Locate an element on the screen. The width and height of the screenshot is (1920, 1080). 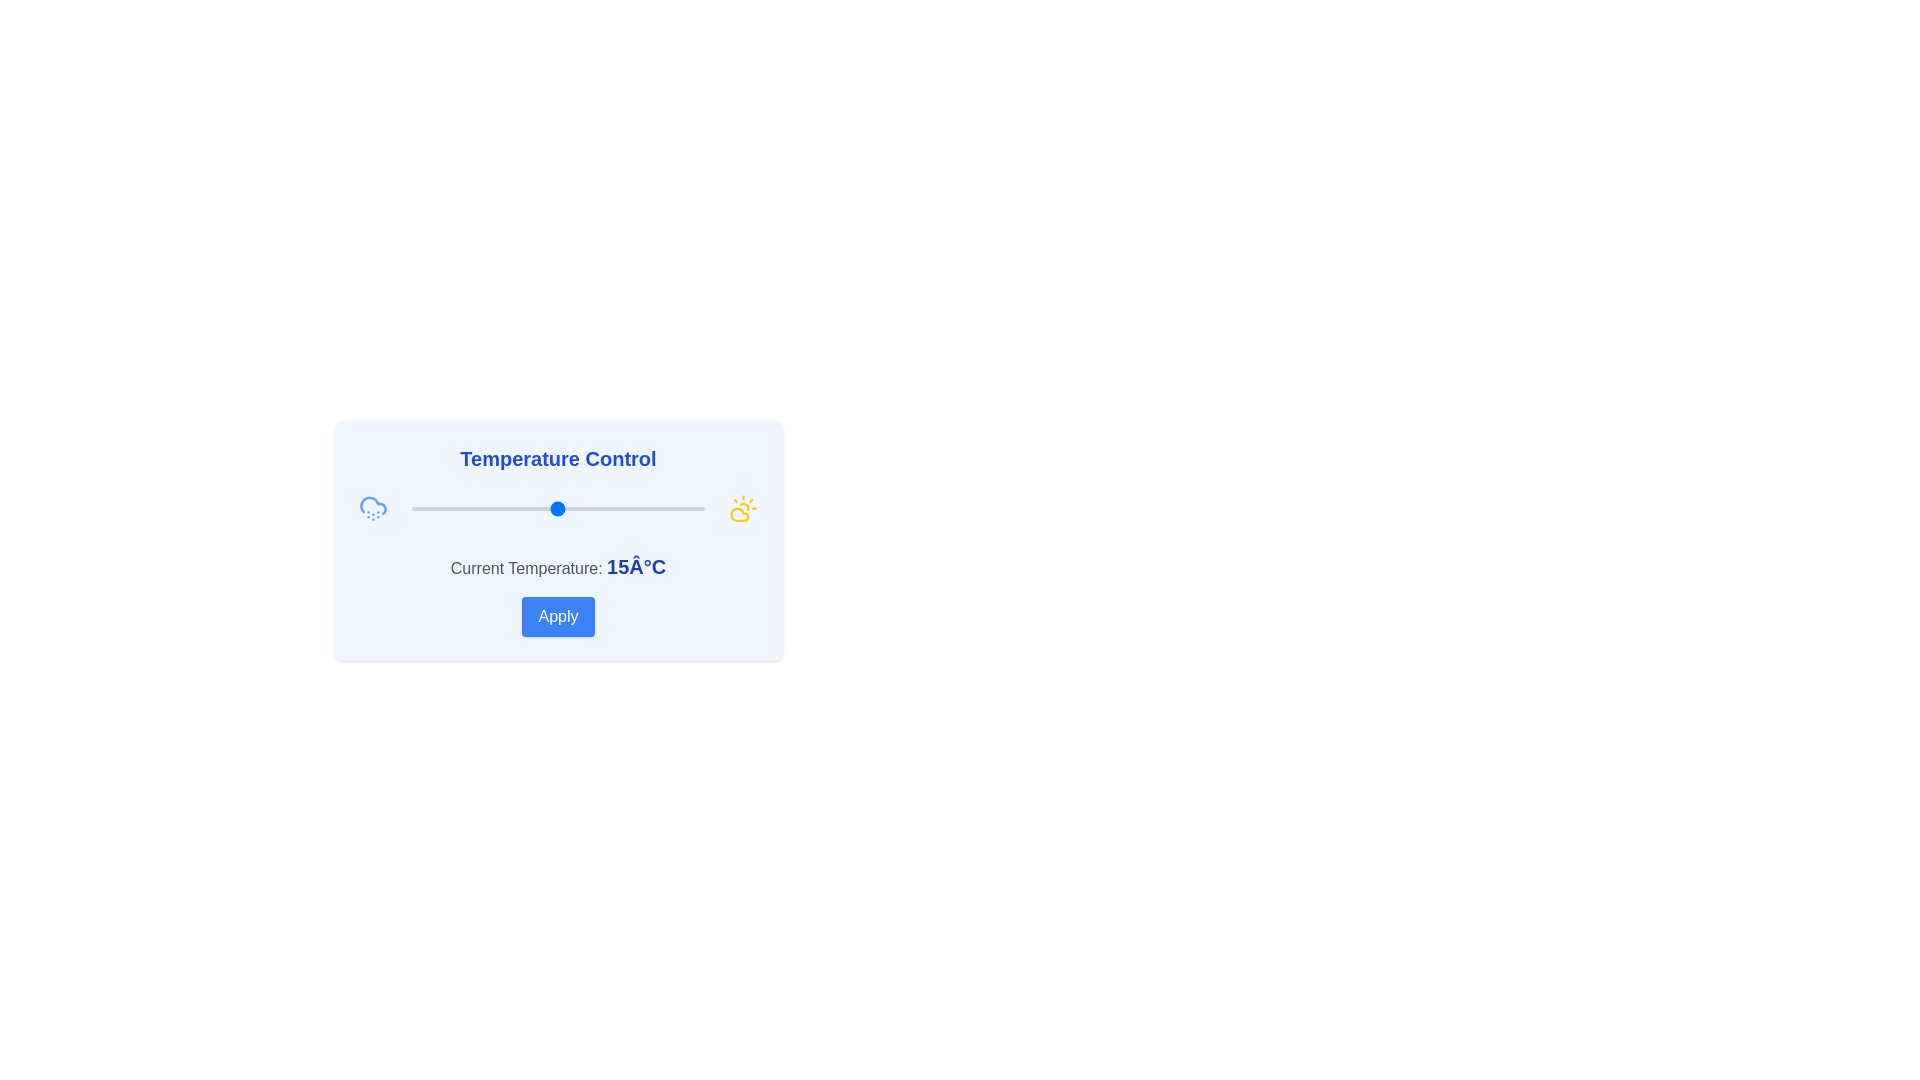
the temperature to 27°C using the slider is located at coordinates (627, 508).